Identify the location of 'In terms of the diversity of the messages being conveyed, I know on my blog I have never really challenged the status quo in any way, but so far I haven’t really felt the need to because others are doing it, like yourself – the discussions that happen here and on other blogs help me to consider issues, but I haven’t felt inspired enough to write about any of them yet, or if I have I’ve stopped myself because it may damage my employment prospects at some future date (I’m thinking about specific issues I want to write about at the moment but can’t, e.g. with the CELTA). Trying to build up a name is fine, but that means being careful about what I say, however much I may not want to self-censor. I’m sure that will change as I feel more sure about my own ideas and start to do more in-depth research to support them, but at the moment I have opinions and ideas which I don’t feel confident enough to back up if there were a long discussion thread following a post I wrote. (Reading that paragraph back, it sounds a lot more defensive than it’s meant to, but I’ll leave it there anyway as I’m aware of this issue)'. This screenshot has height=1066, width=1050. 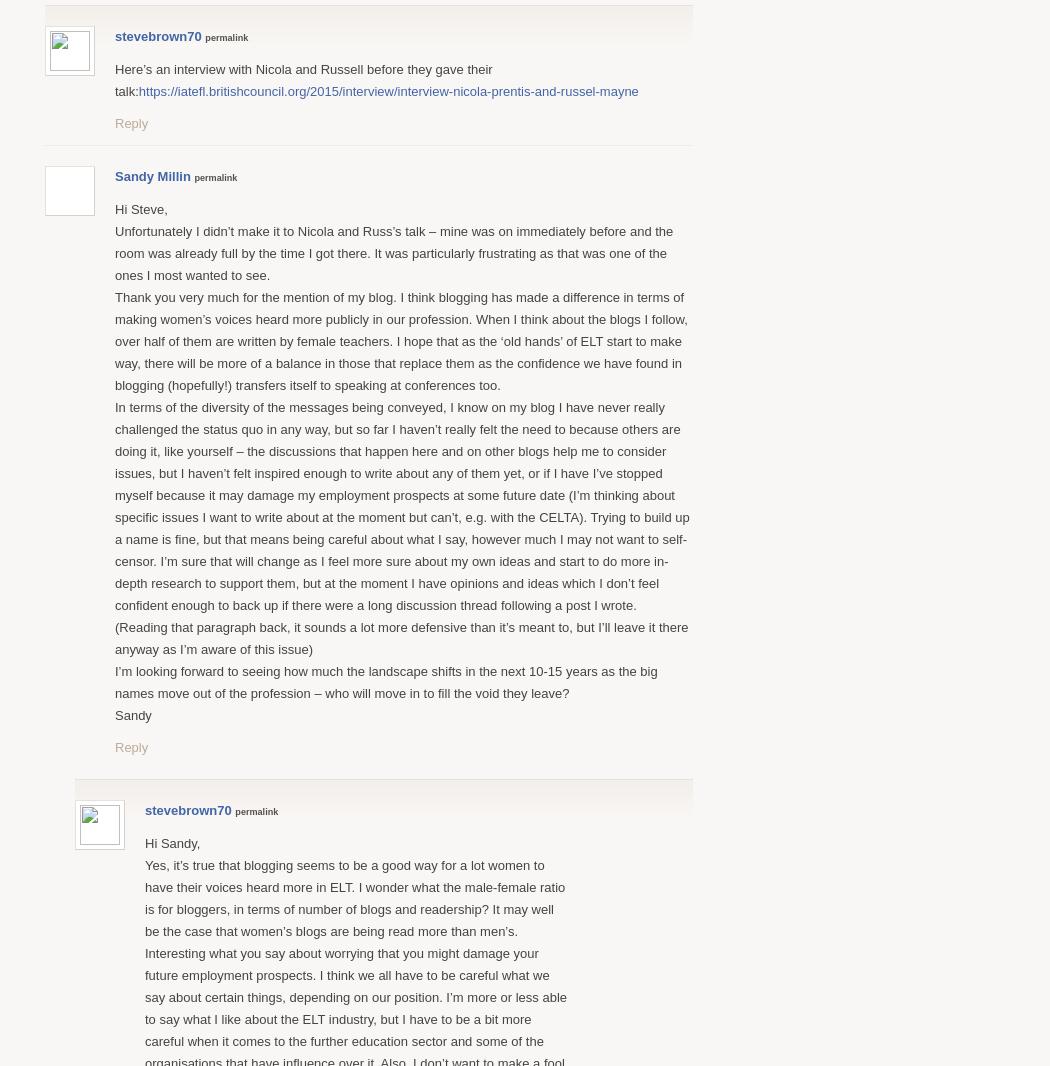
(402, 527).